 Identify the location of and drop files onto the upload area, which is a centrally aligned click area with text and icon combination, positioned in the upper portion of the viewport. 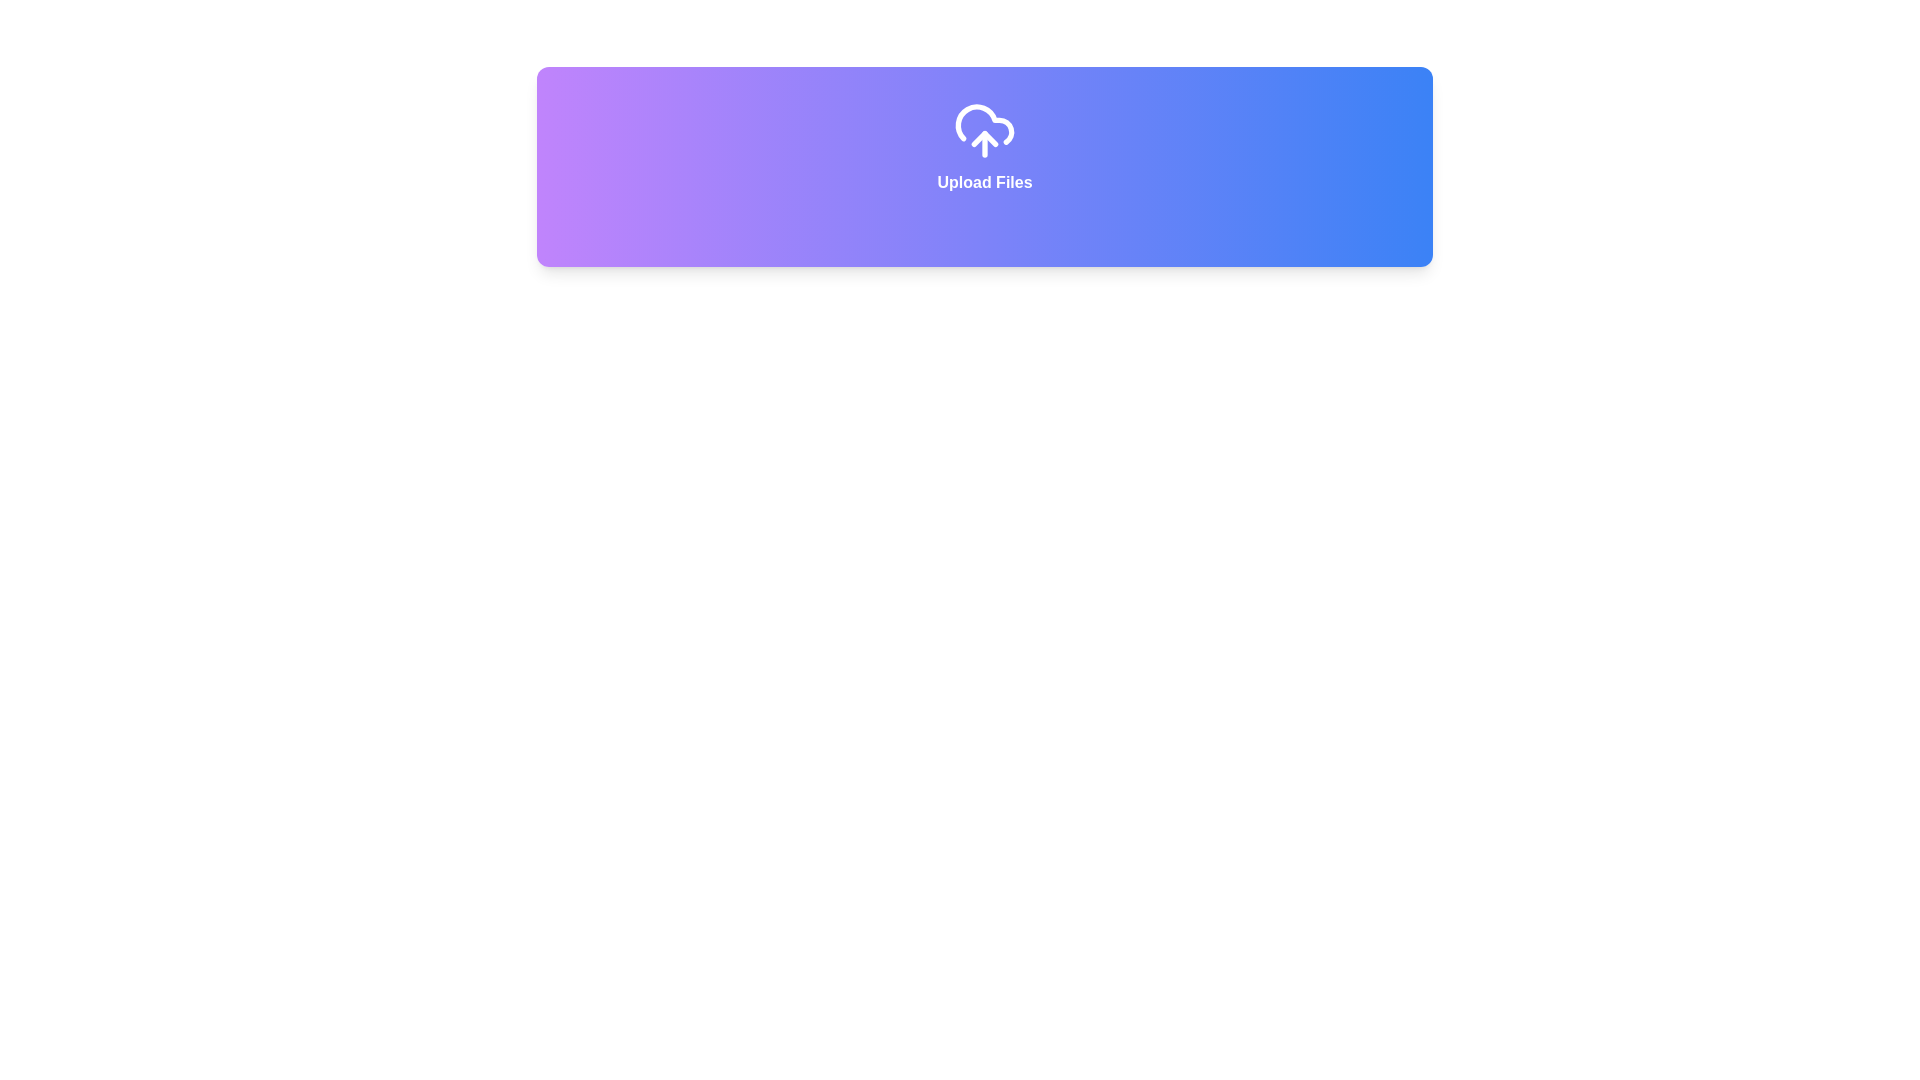
(984, 145).